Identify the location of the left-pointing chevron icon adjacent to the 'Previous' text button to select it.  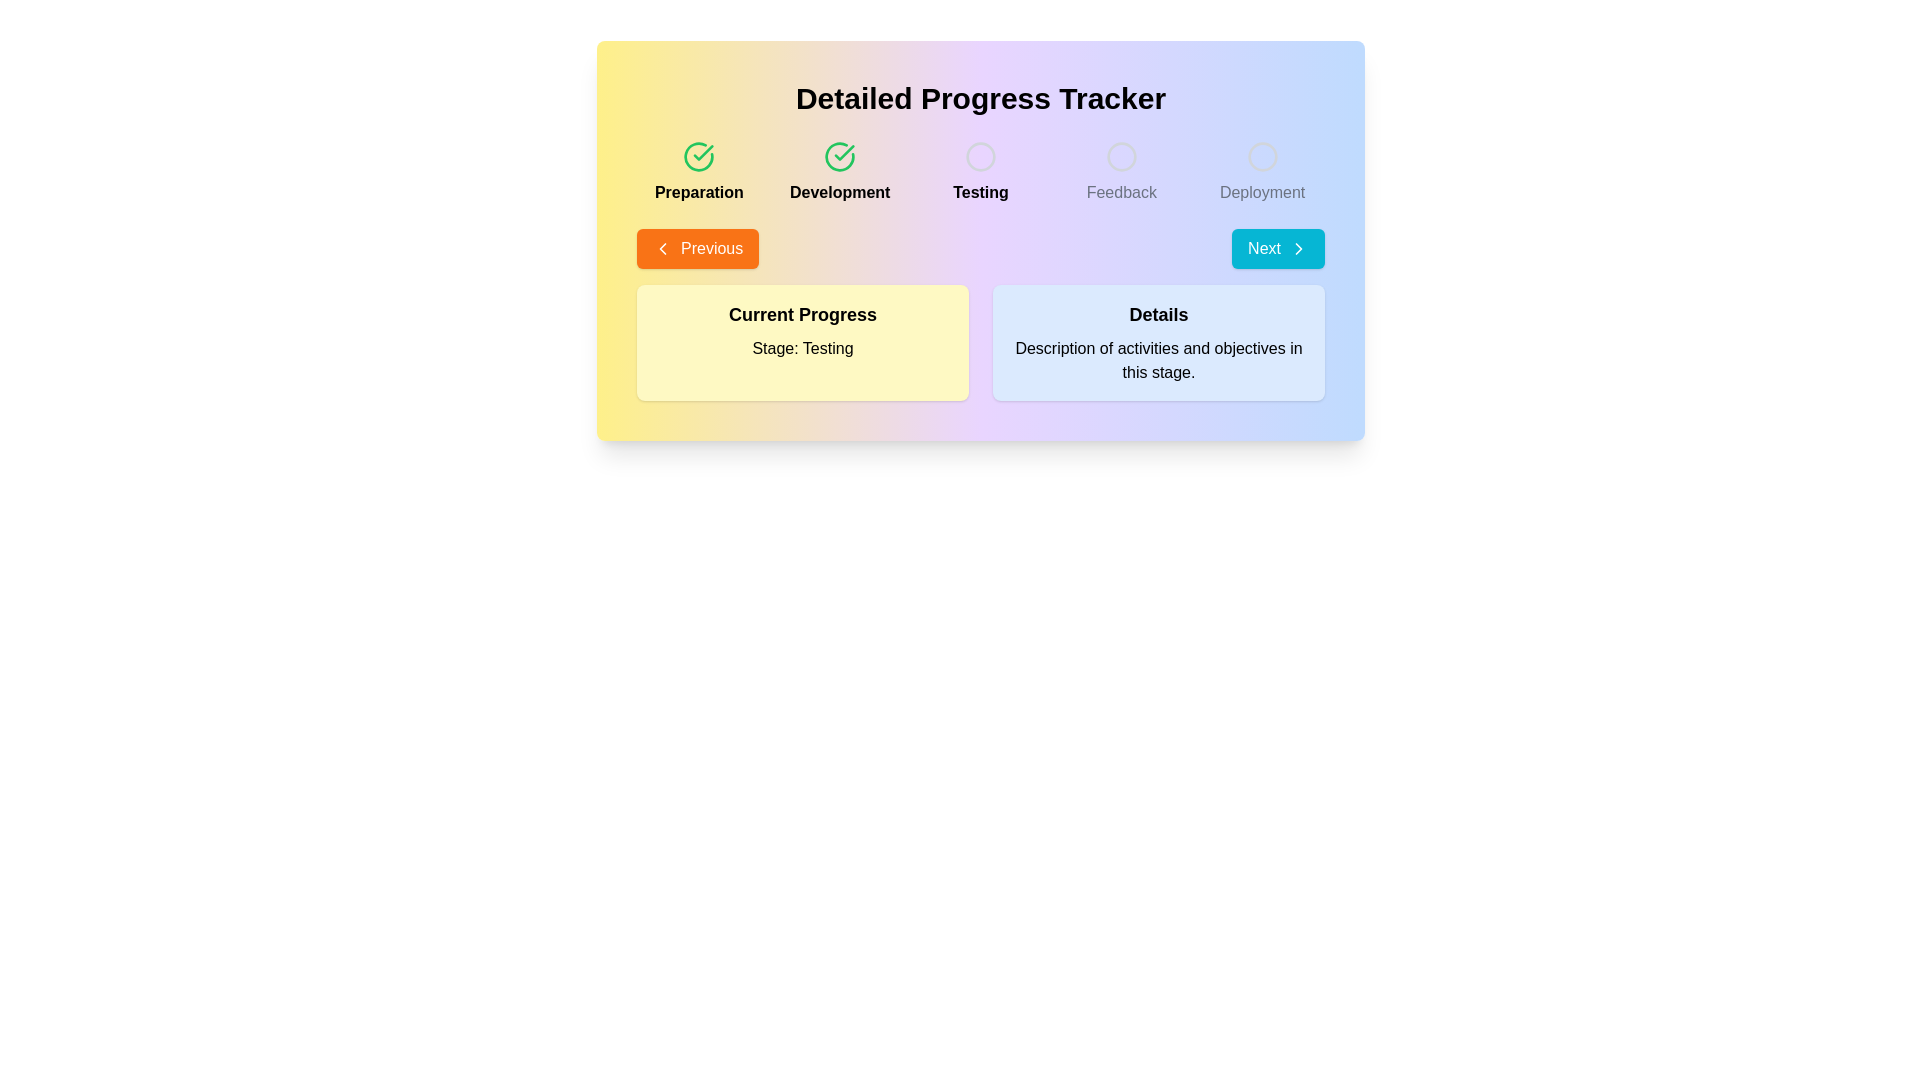
(662, 248).